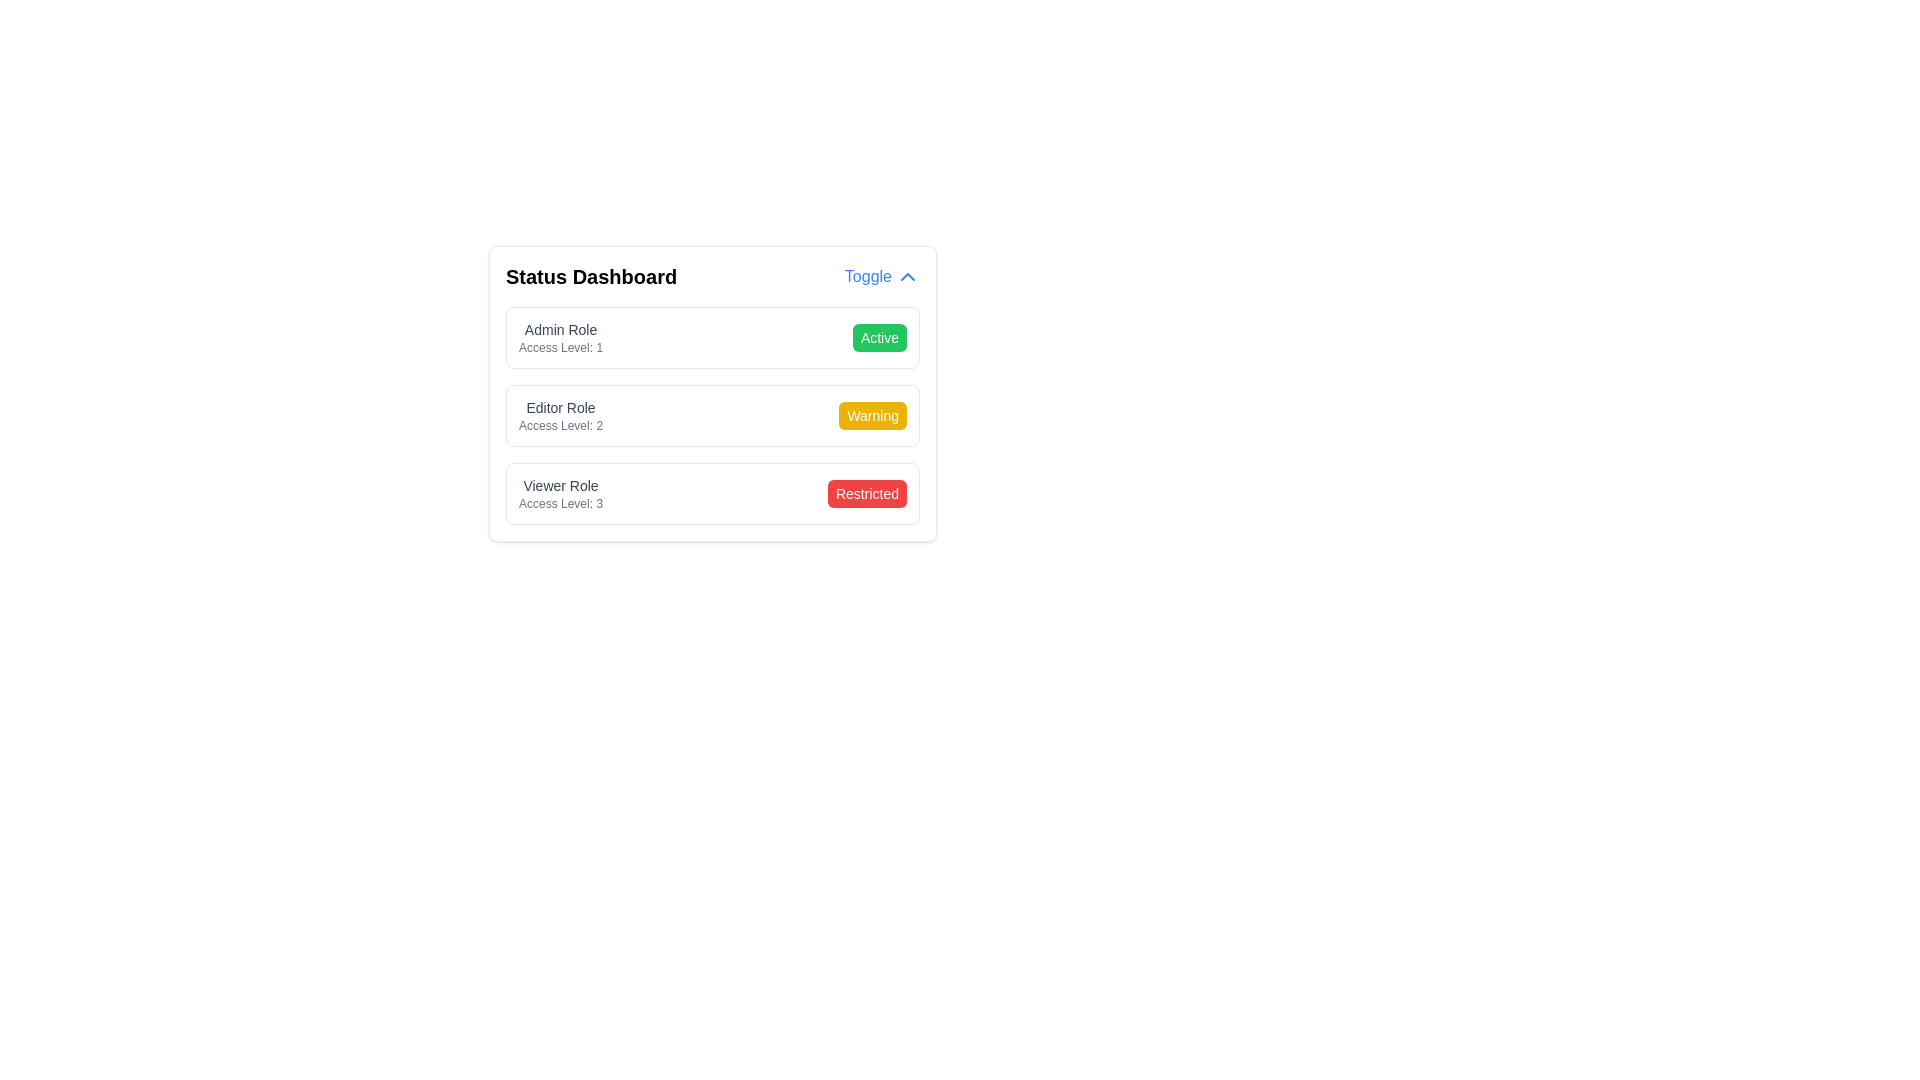 The image size is (1920, 1080). I want to click on the small upward-pointing chevron icon located next to the 'Toggle' label in the Status Dashboard section, so click(906, 277).